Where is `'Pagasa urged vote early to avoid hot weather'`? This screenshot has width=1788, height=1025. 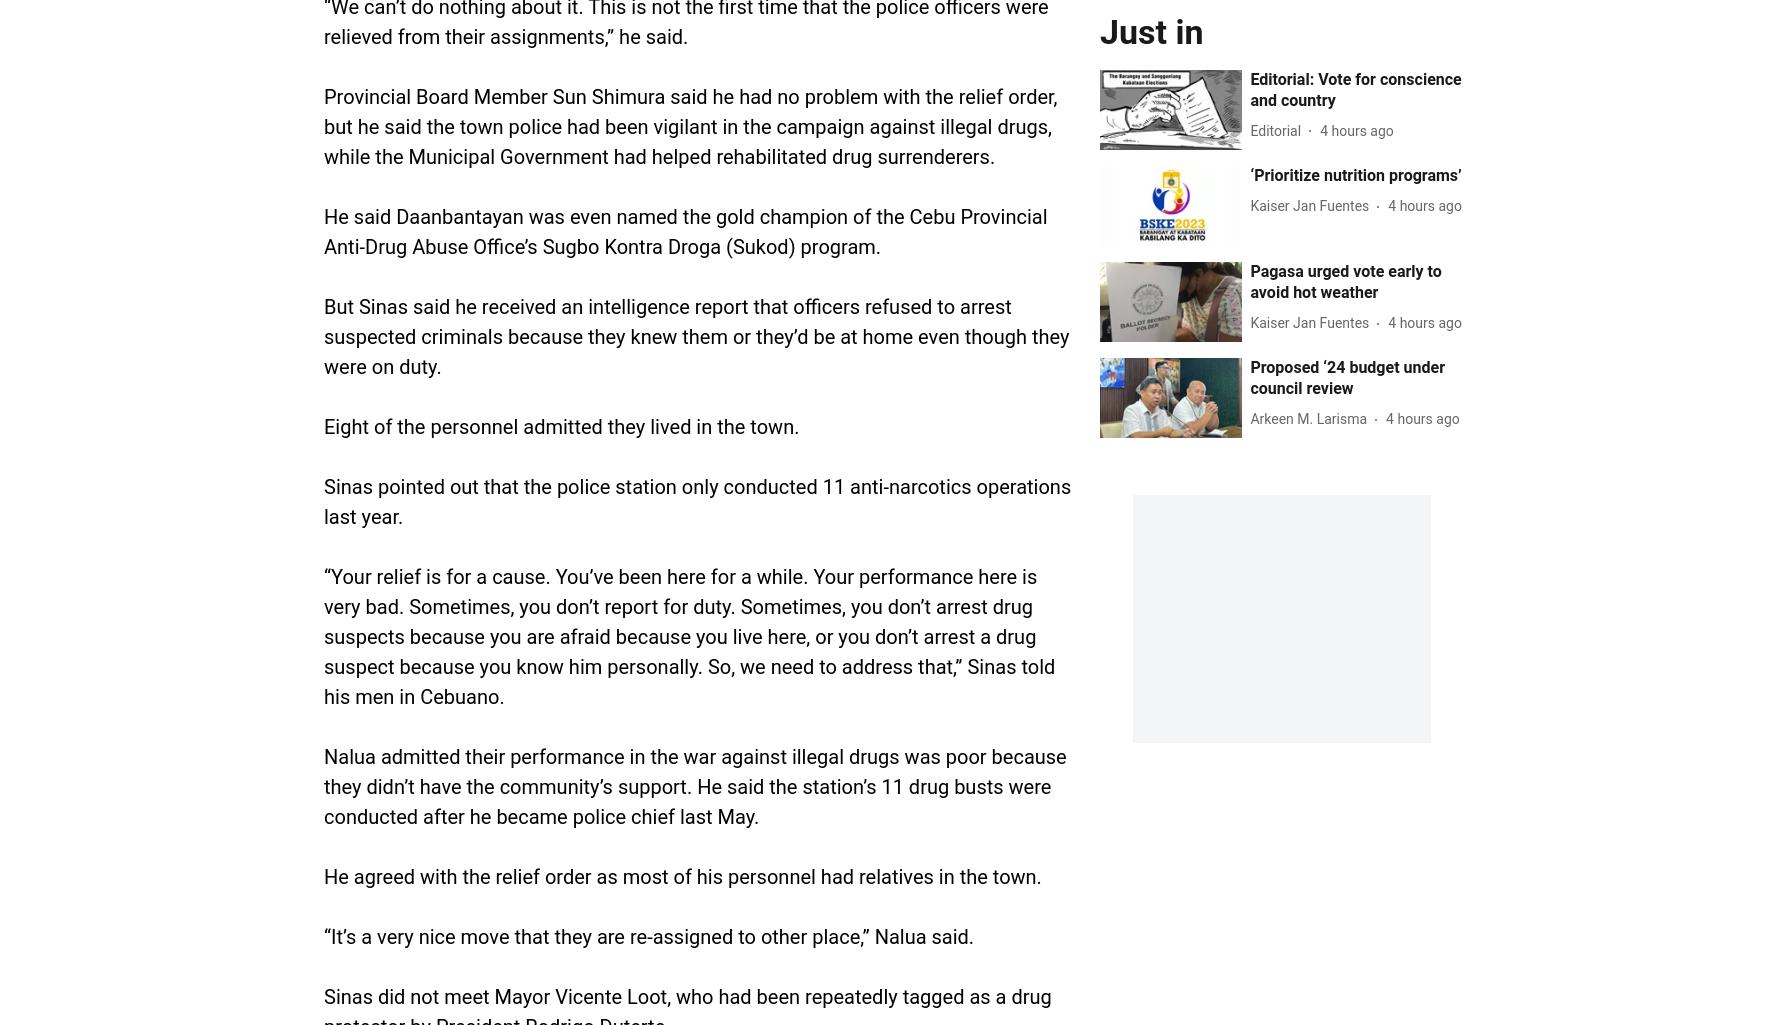 'Pagasa urged vote early to avoid hot weather' is located at coordinates (1248, 281).